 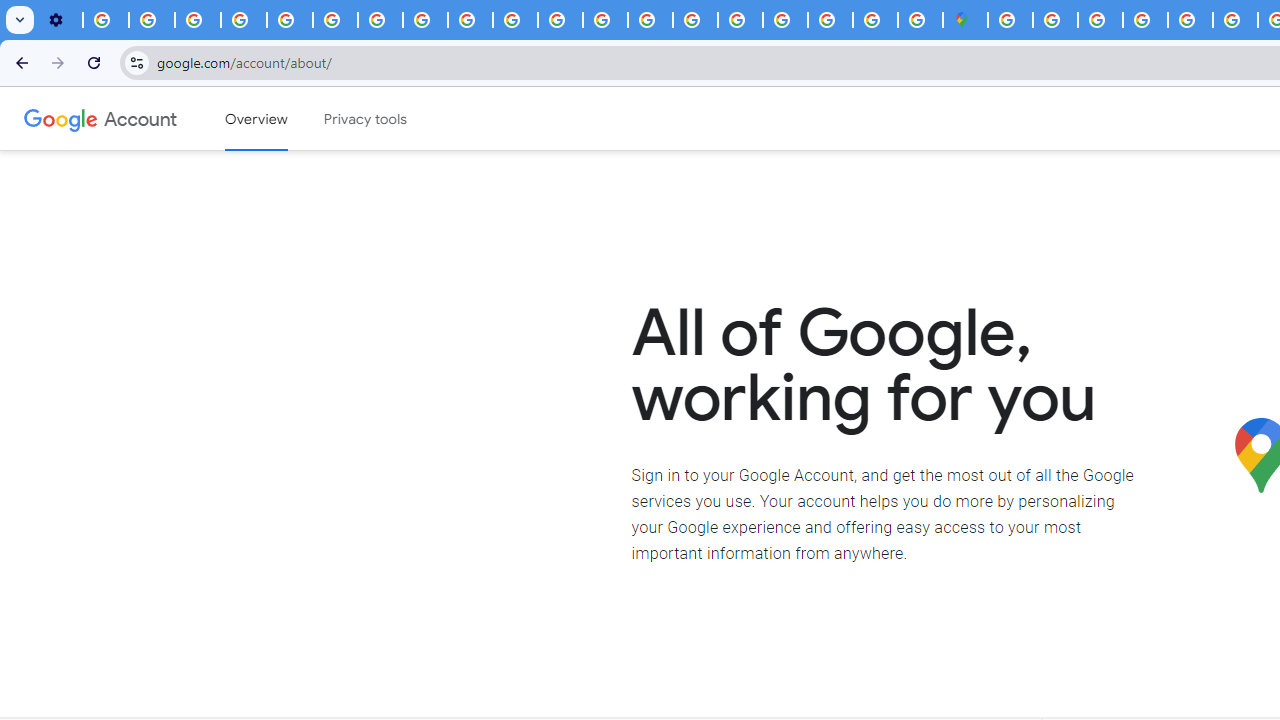 I want to click on 'Delete photos & videos - Computer - Google Photos Help', so click(x=105, y=20).